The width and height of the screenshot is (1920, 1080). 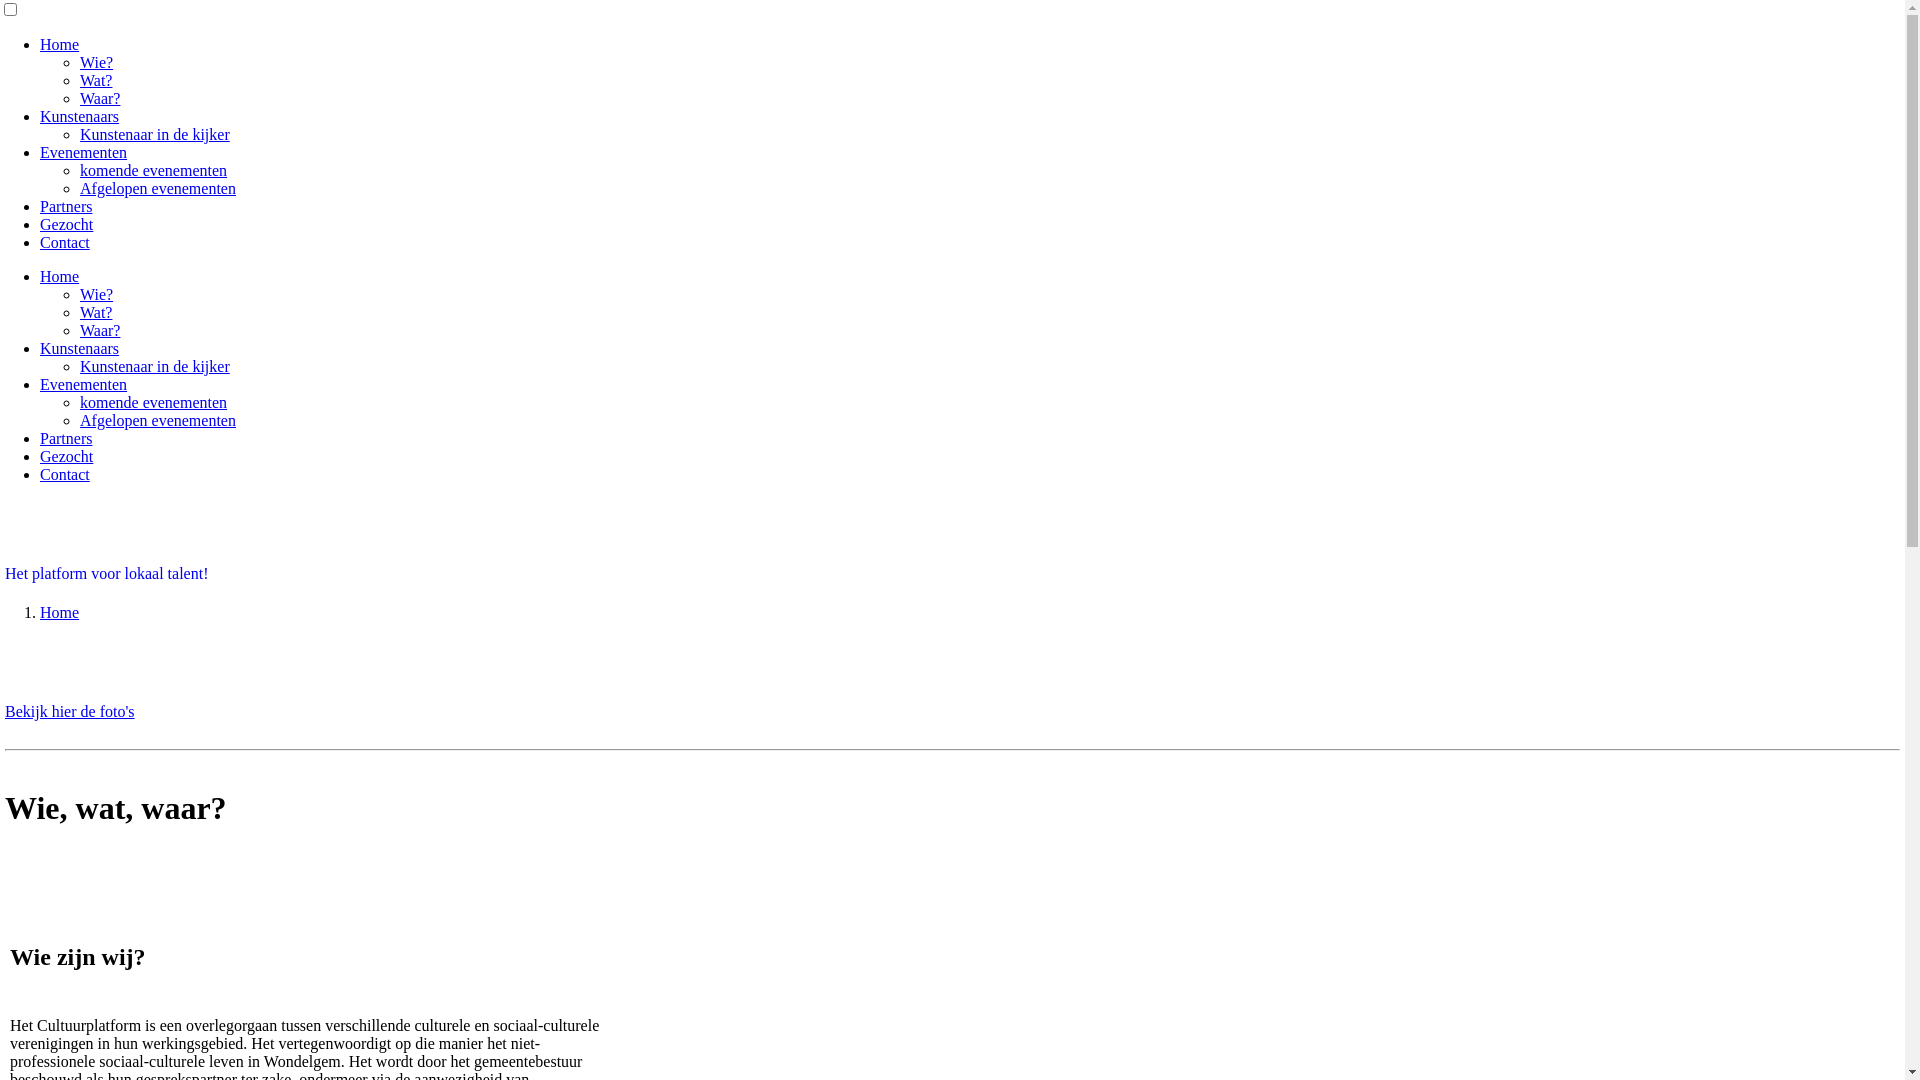 What do you see at coordinates (99, 329) in the screenshot?
I see `'Waar?'` at bounding box center [99, 329].